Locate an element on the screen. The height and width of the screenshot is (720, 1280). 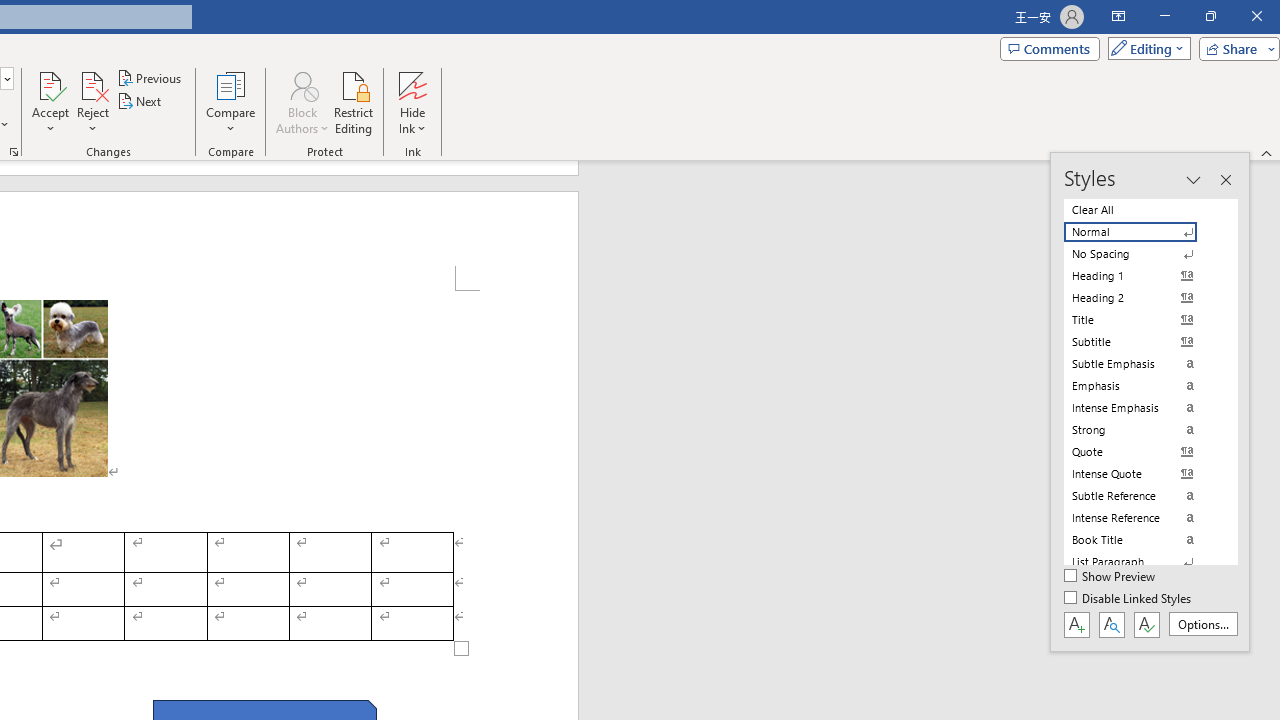
'Normal' is located at coordinates (1142, 231).